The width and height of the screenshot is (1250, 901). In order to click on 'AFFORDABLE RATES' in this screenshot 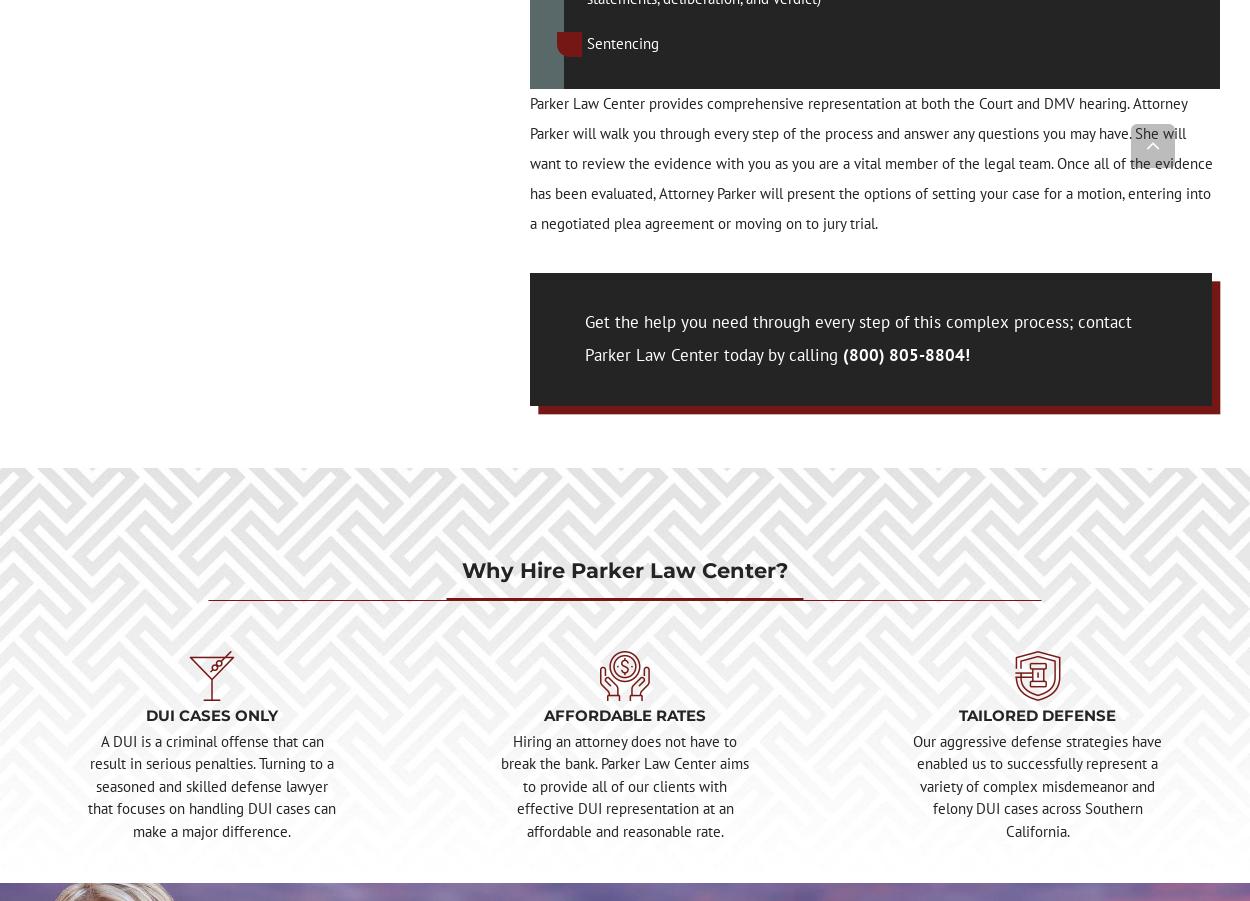, I will do `click(625, 714)`.